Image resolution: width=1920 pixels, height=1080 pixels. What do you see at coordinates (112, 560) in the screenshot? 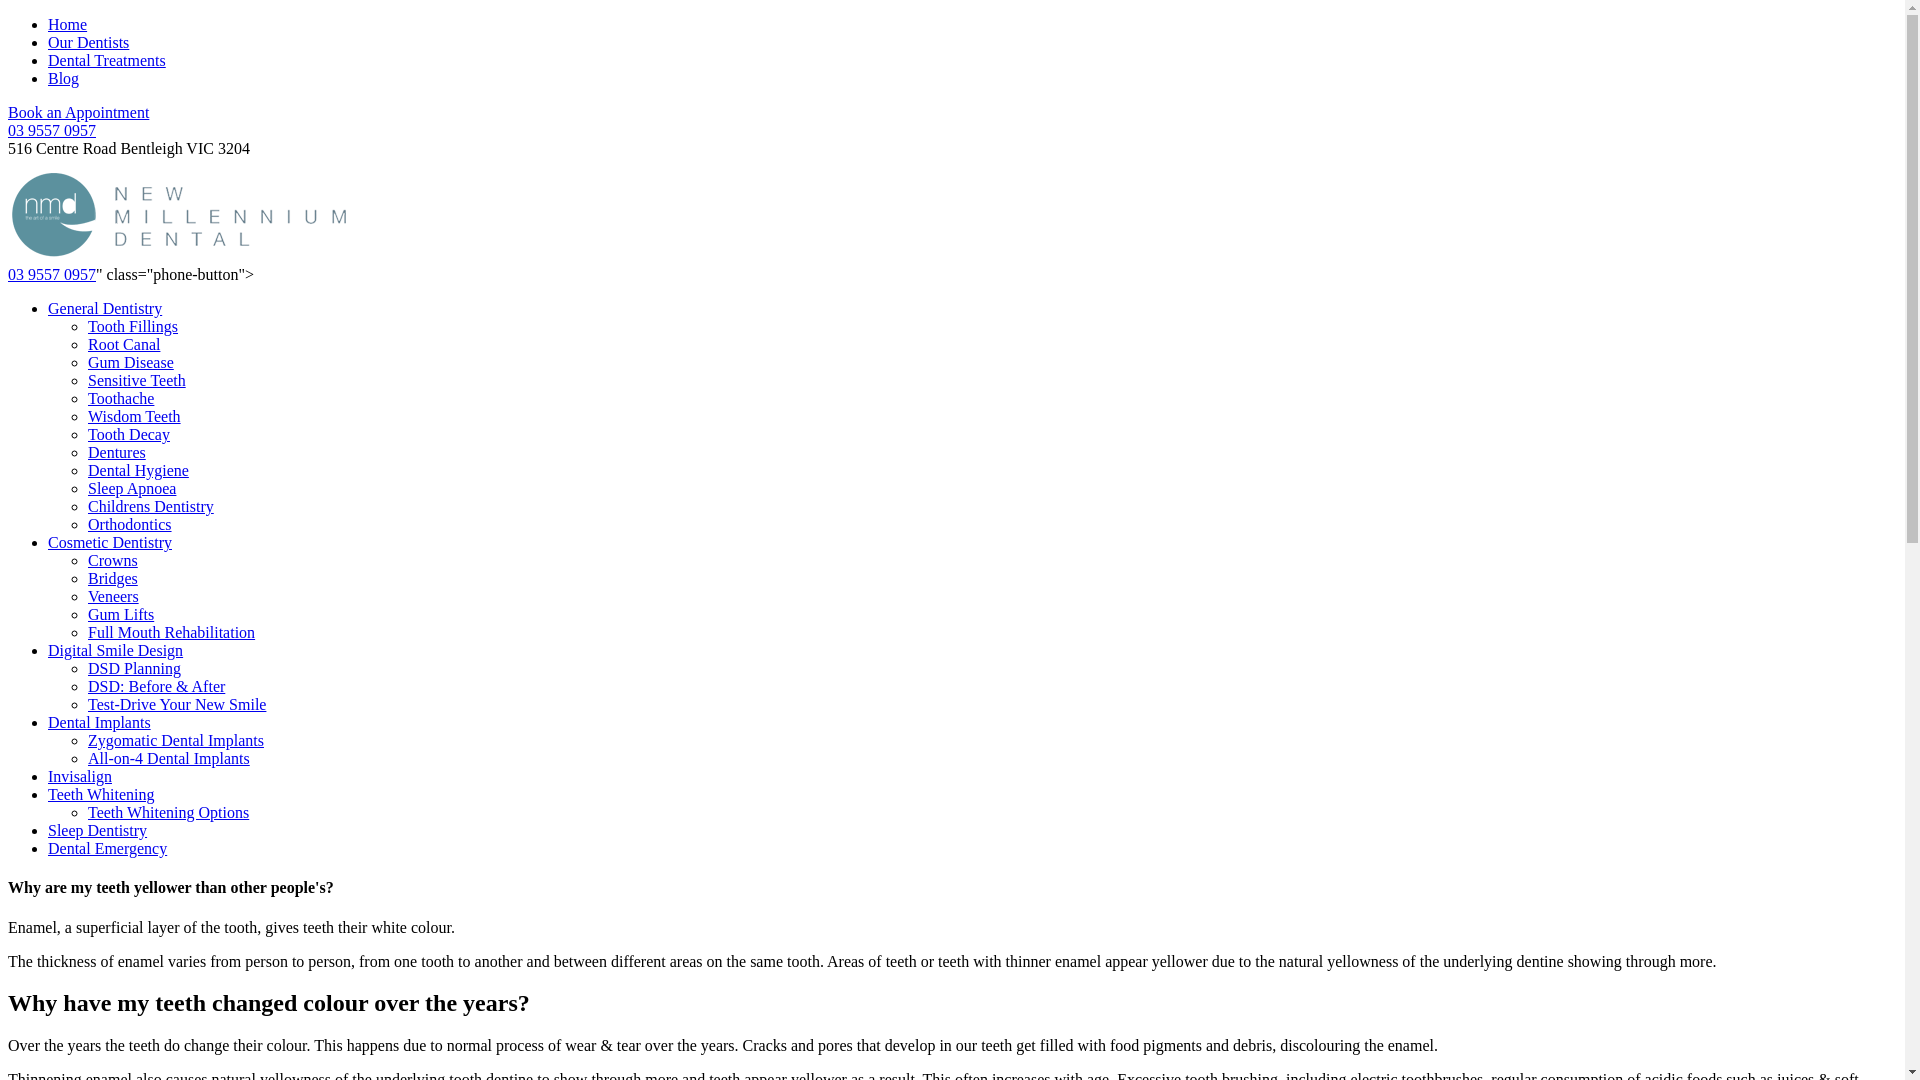
I see `'Crowns'` at bounding box center [112, 560].